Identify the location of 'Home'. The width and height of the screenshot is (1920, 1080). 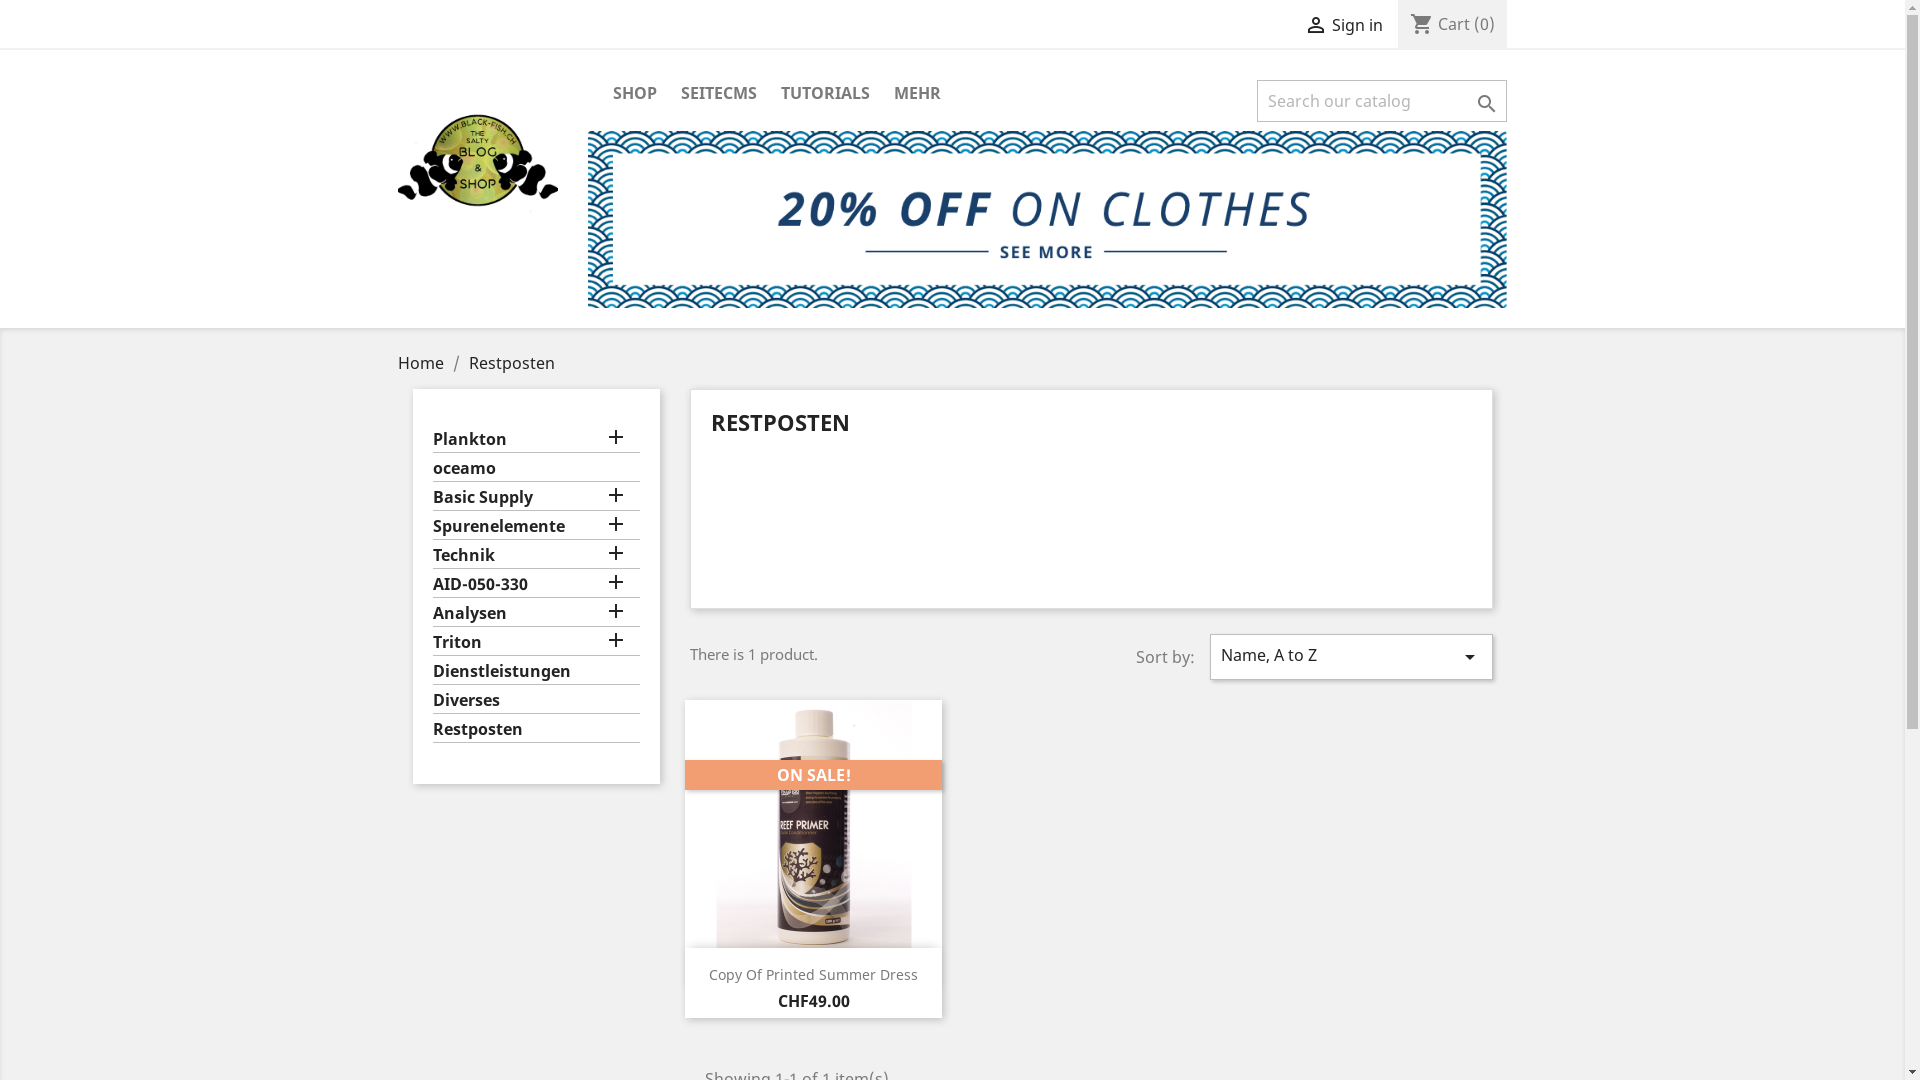
(398, 362).